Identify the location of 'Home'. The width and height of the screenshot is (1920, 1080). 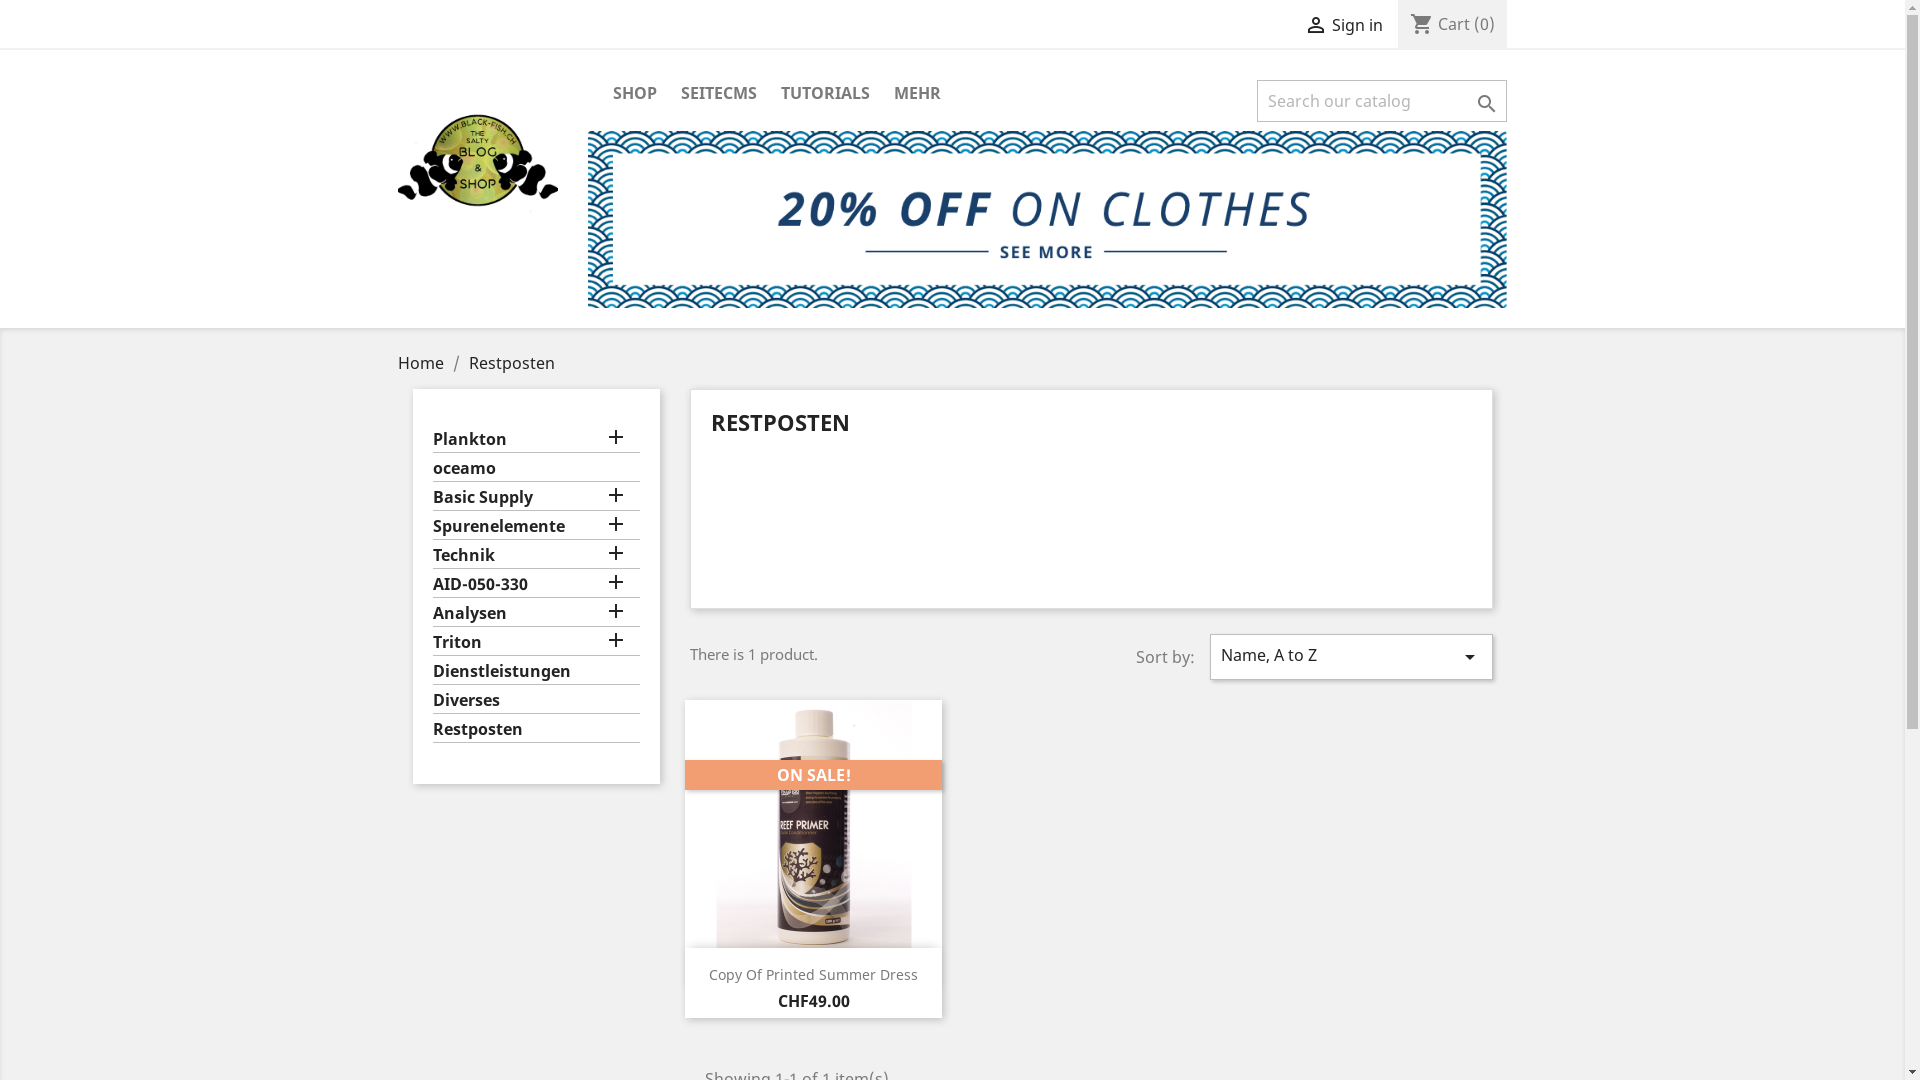
(398, 362).